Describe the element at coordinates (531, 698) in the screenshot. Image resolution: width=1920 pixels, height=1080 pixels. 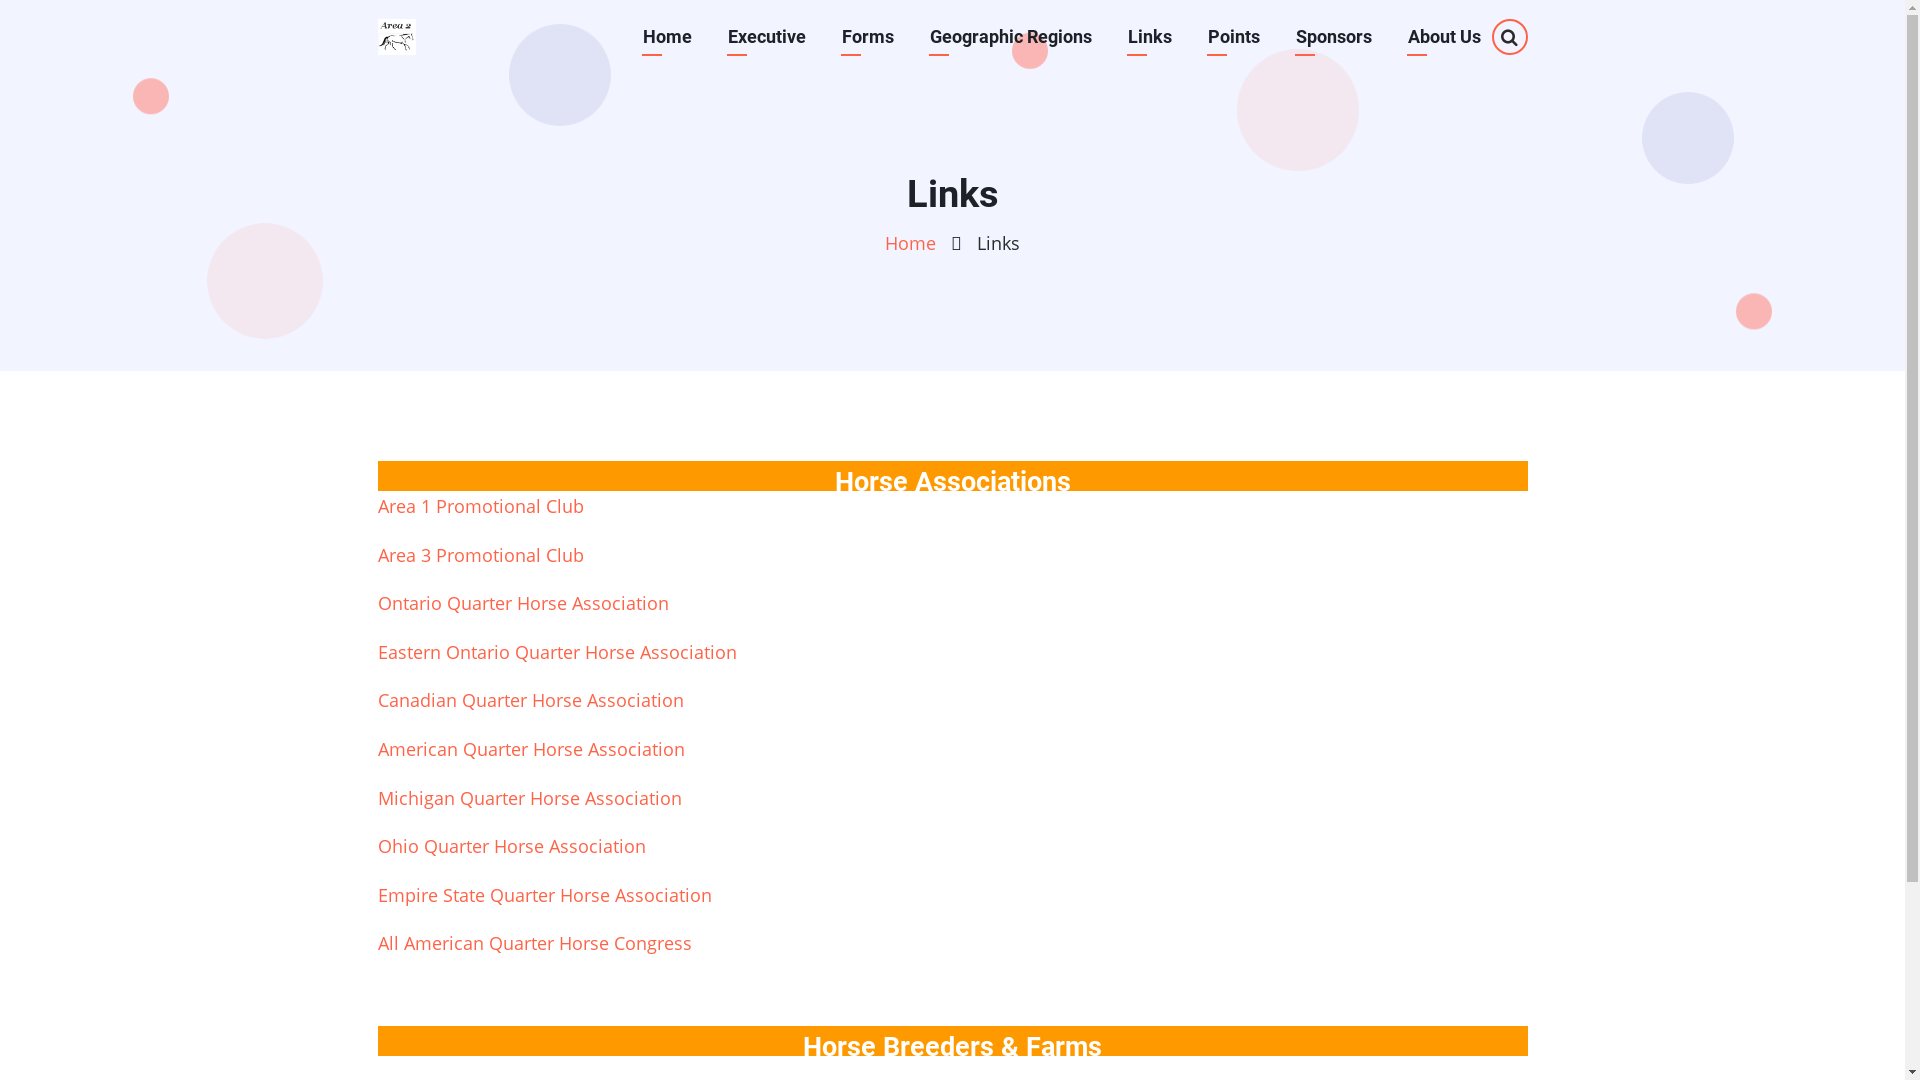
I see `'Canadian Quarter Horse Association'` at that location.